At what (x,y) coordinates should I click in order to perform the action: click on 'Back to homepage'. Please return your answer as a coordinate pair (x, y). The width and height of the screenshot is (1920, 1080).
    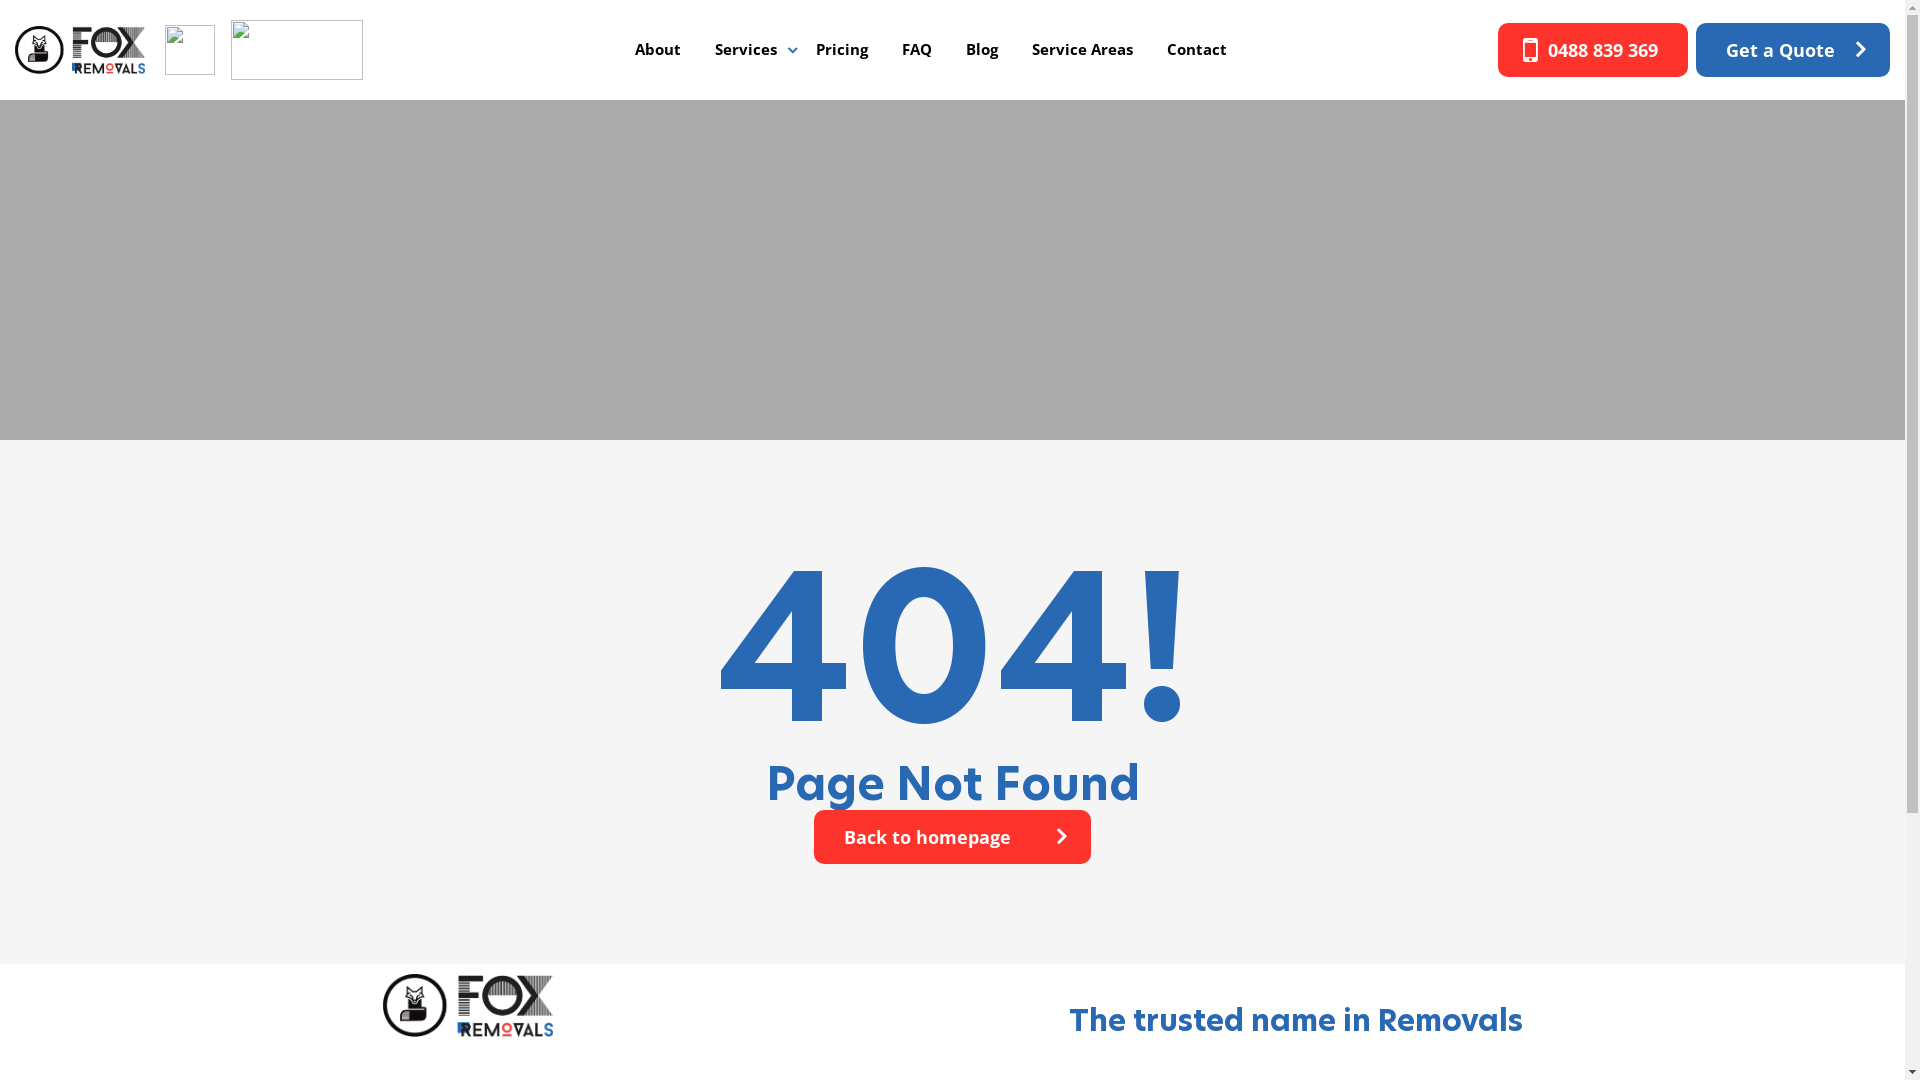
    Looking at the image, I should click on (951, 837).